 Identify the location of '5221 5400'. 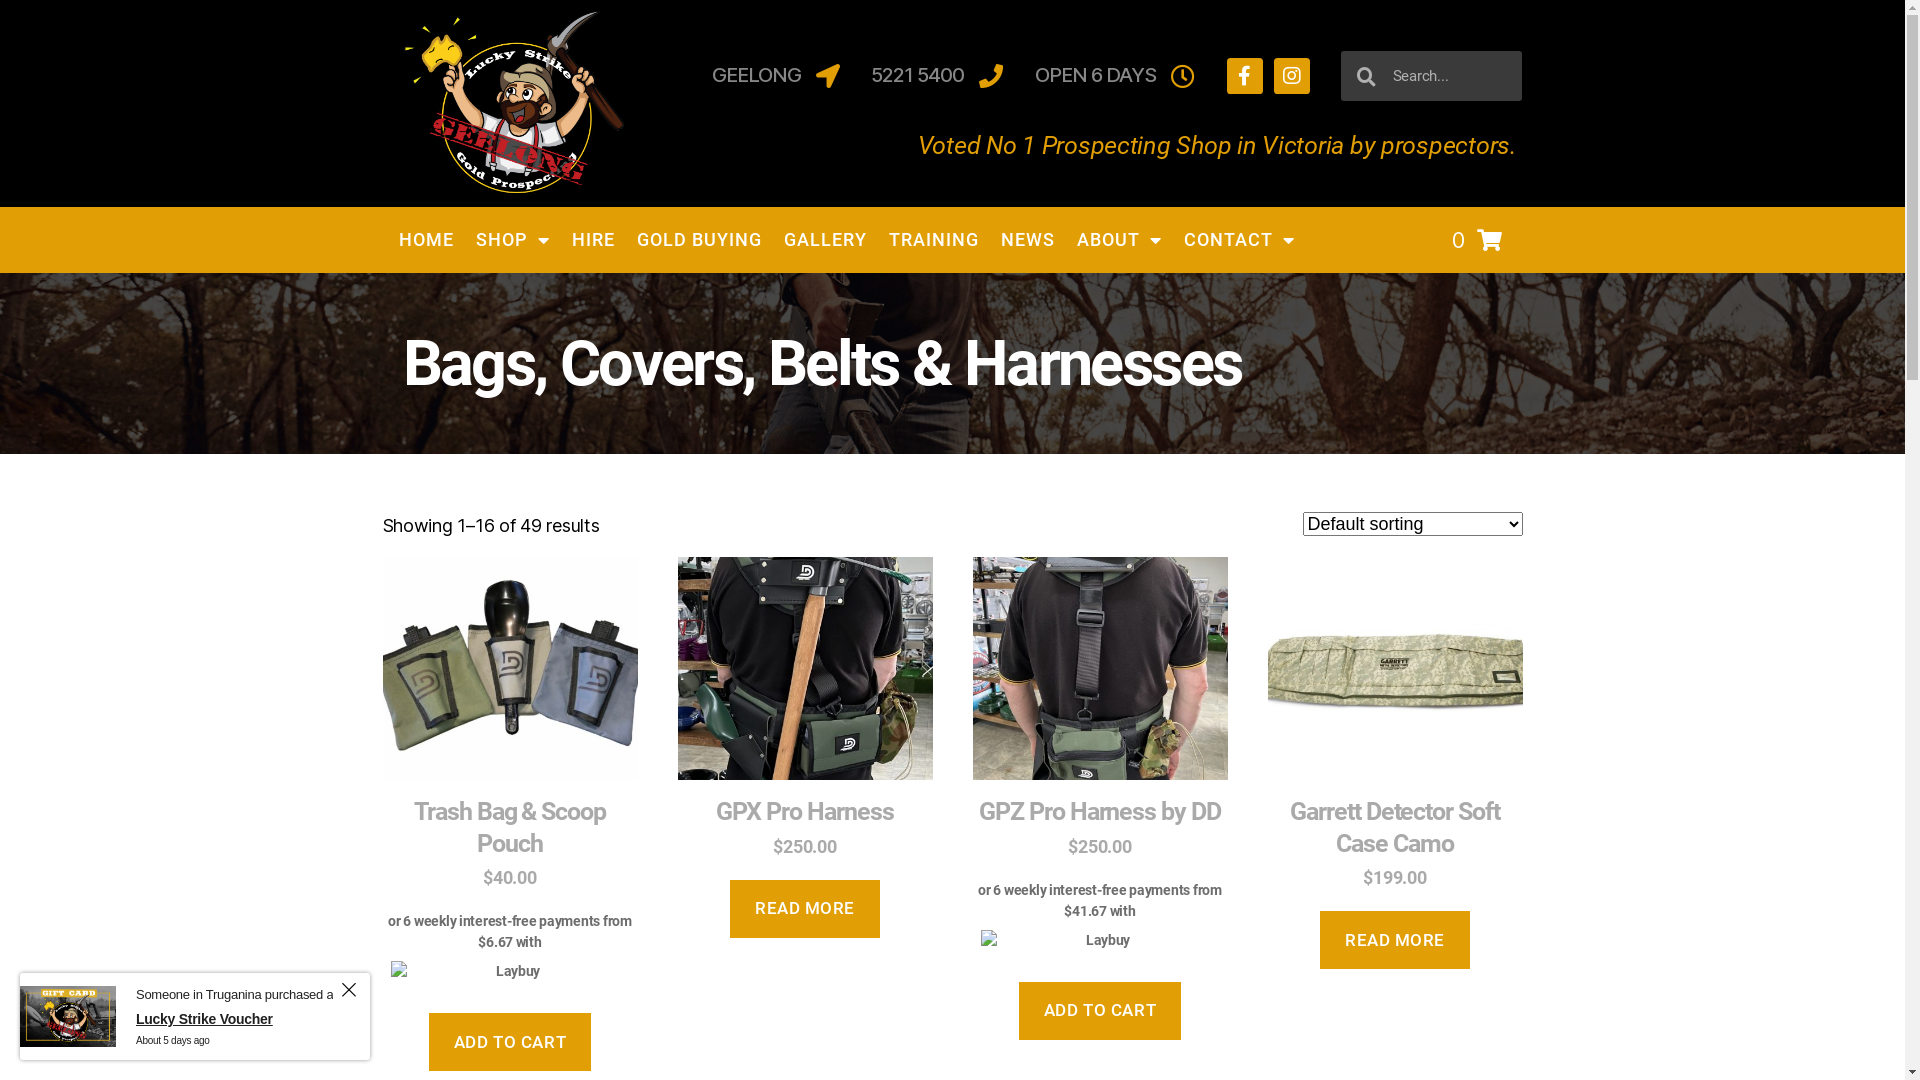
(935, 75).